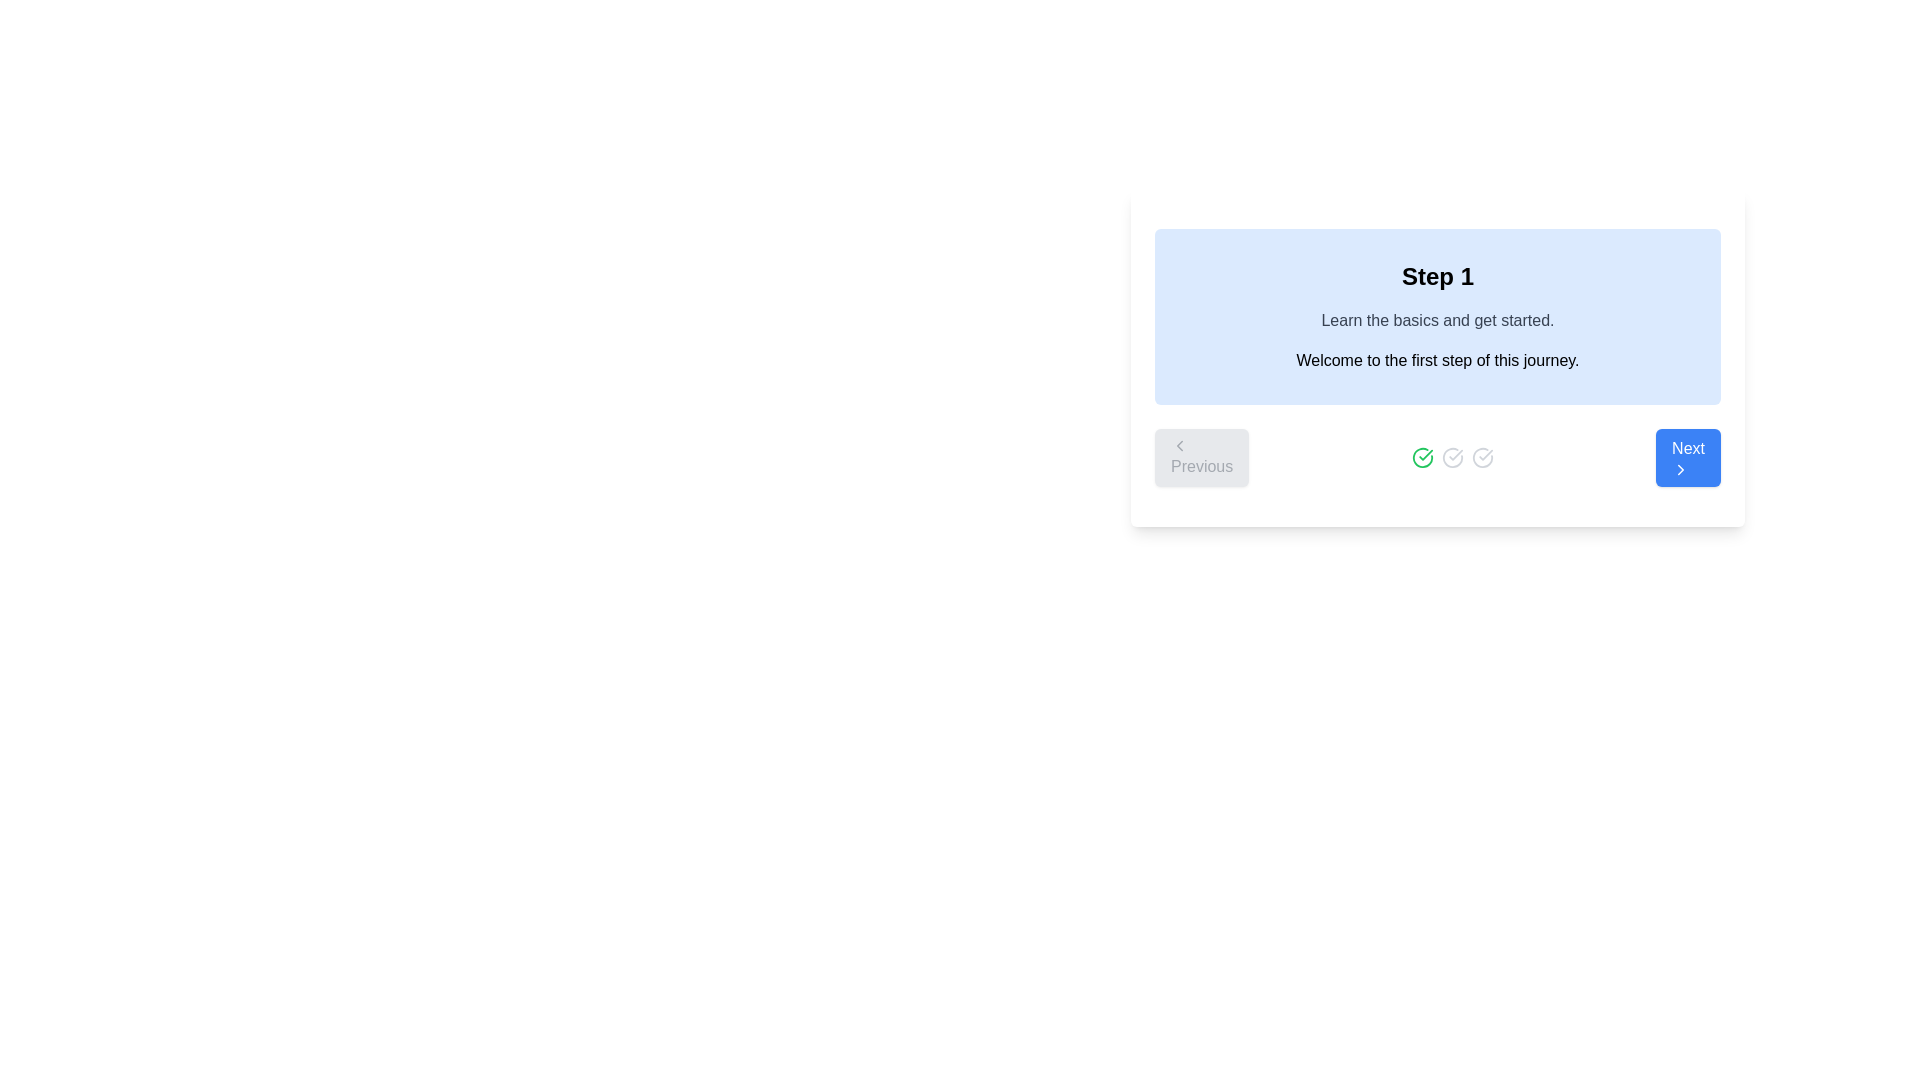 The image size is (1920, 1080). What do you see at coordinates (1421, 458) in the screenshot?
I see `the circular icon with a green checkmark that symbolizes a completed action, located at the bottom of the interface, slightly to the left of center` at bounding box center [1421, 458].